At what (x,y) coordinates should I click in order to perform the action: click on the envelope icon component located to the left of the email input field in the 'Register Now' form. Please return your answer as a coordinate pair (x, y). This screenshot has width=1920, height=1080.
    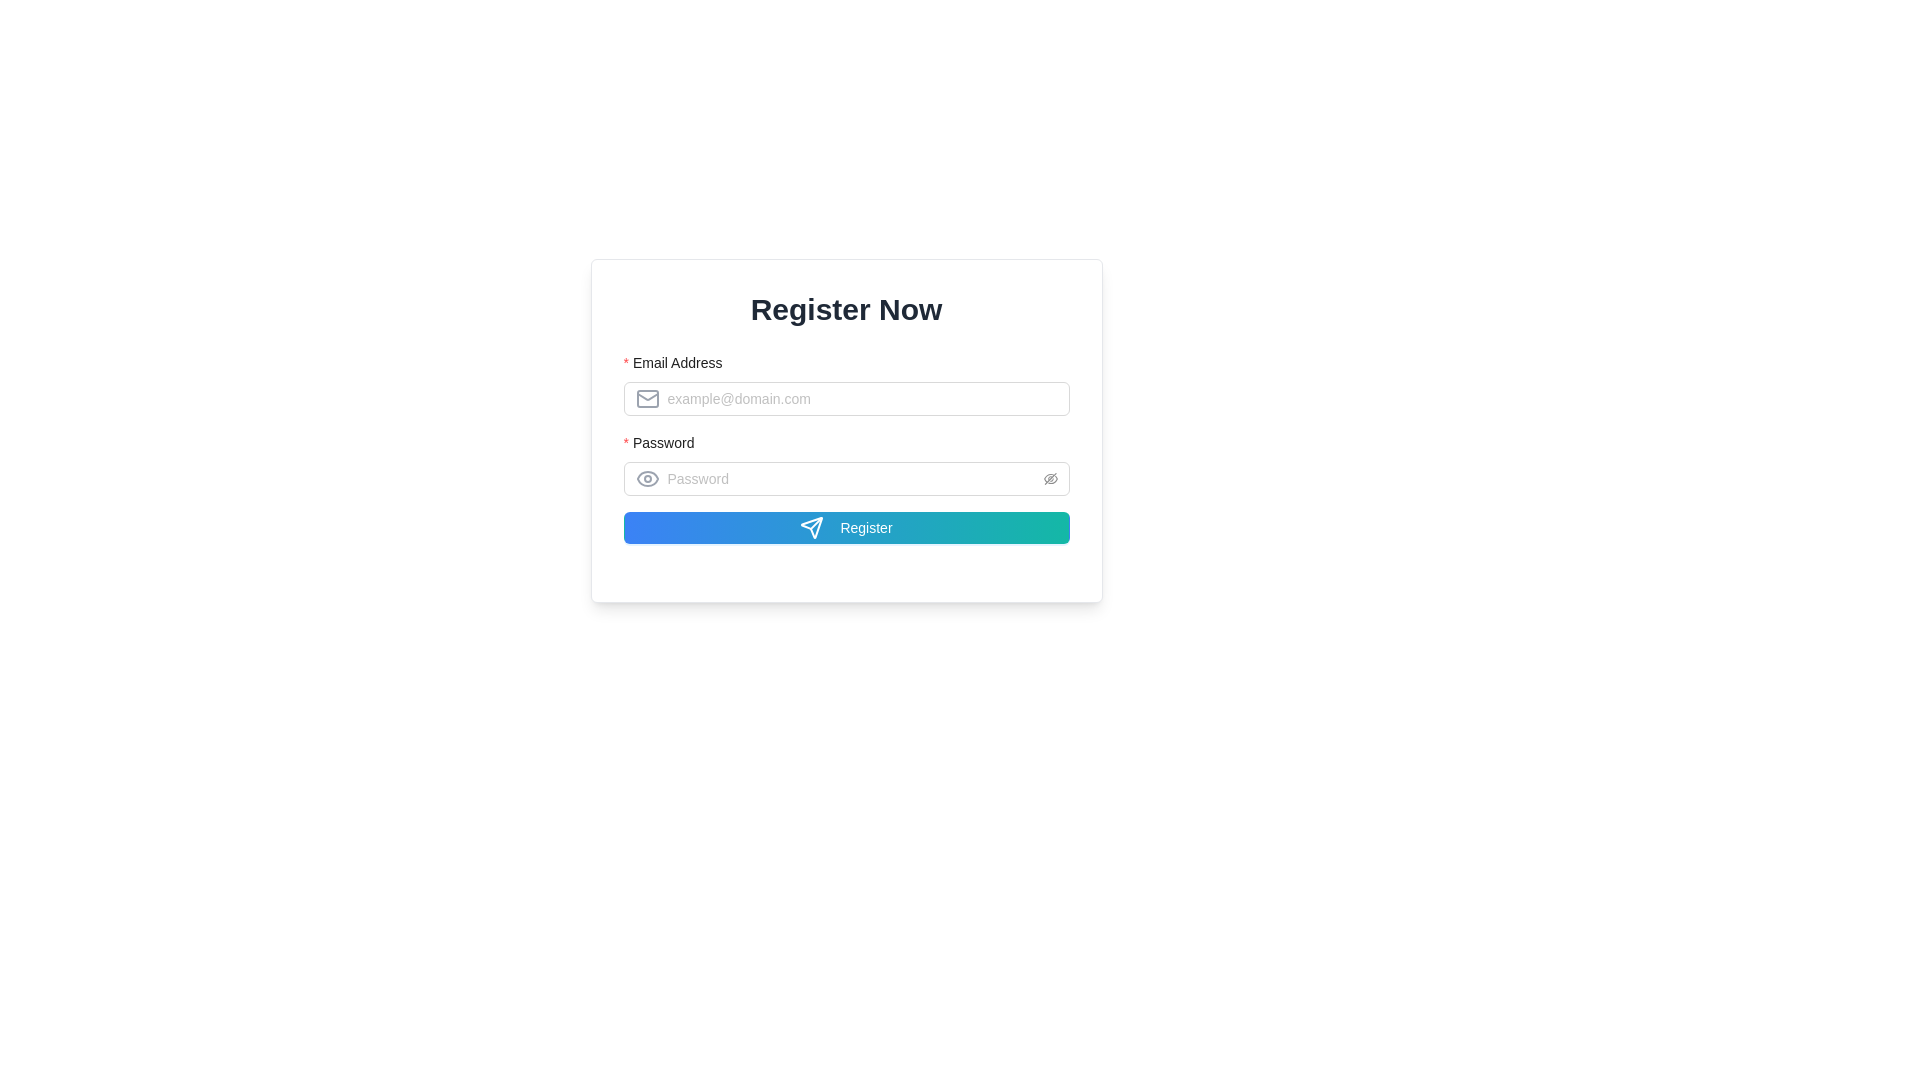
    Looking at the image, I should click on (647, 398).